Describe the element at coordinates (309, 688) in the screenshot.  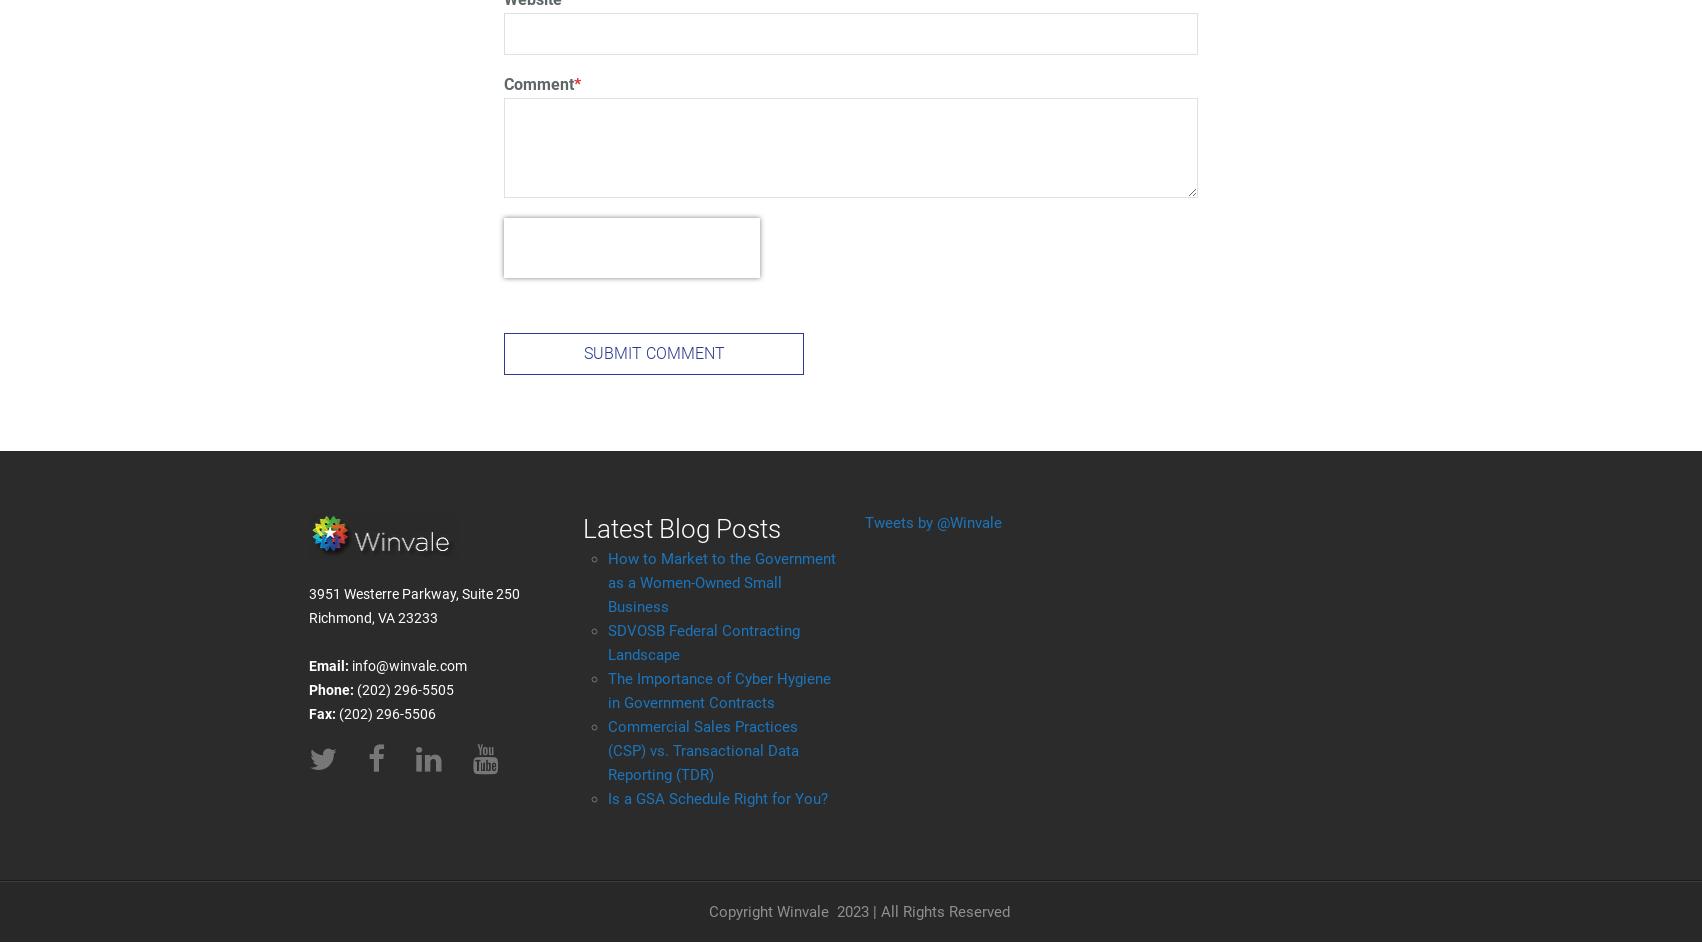
I see `'Phone:'` at that location.